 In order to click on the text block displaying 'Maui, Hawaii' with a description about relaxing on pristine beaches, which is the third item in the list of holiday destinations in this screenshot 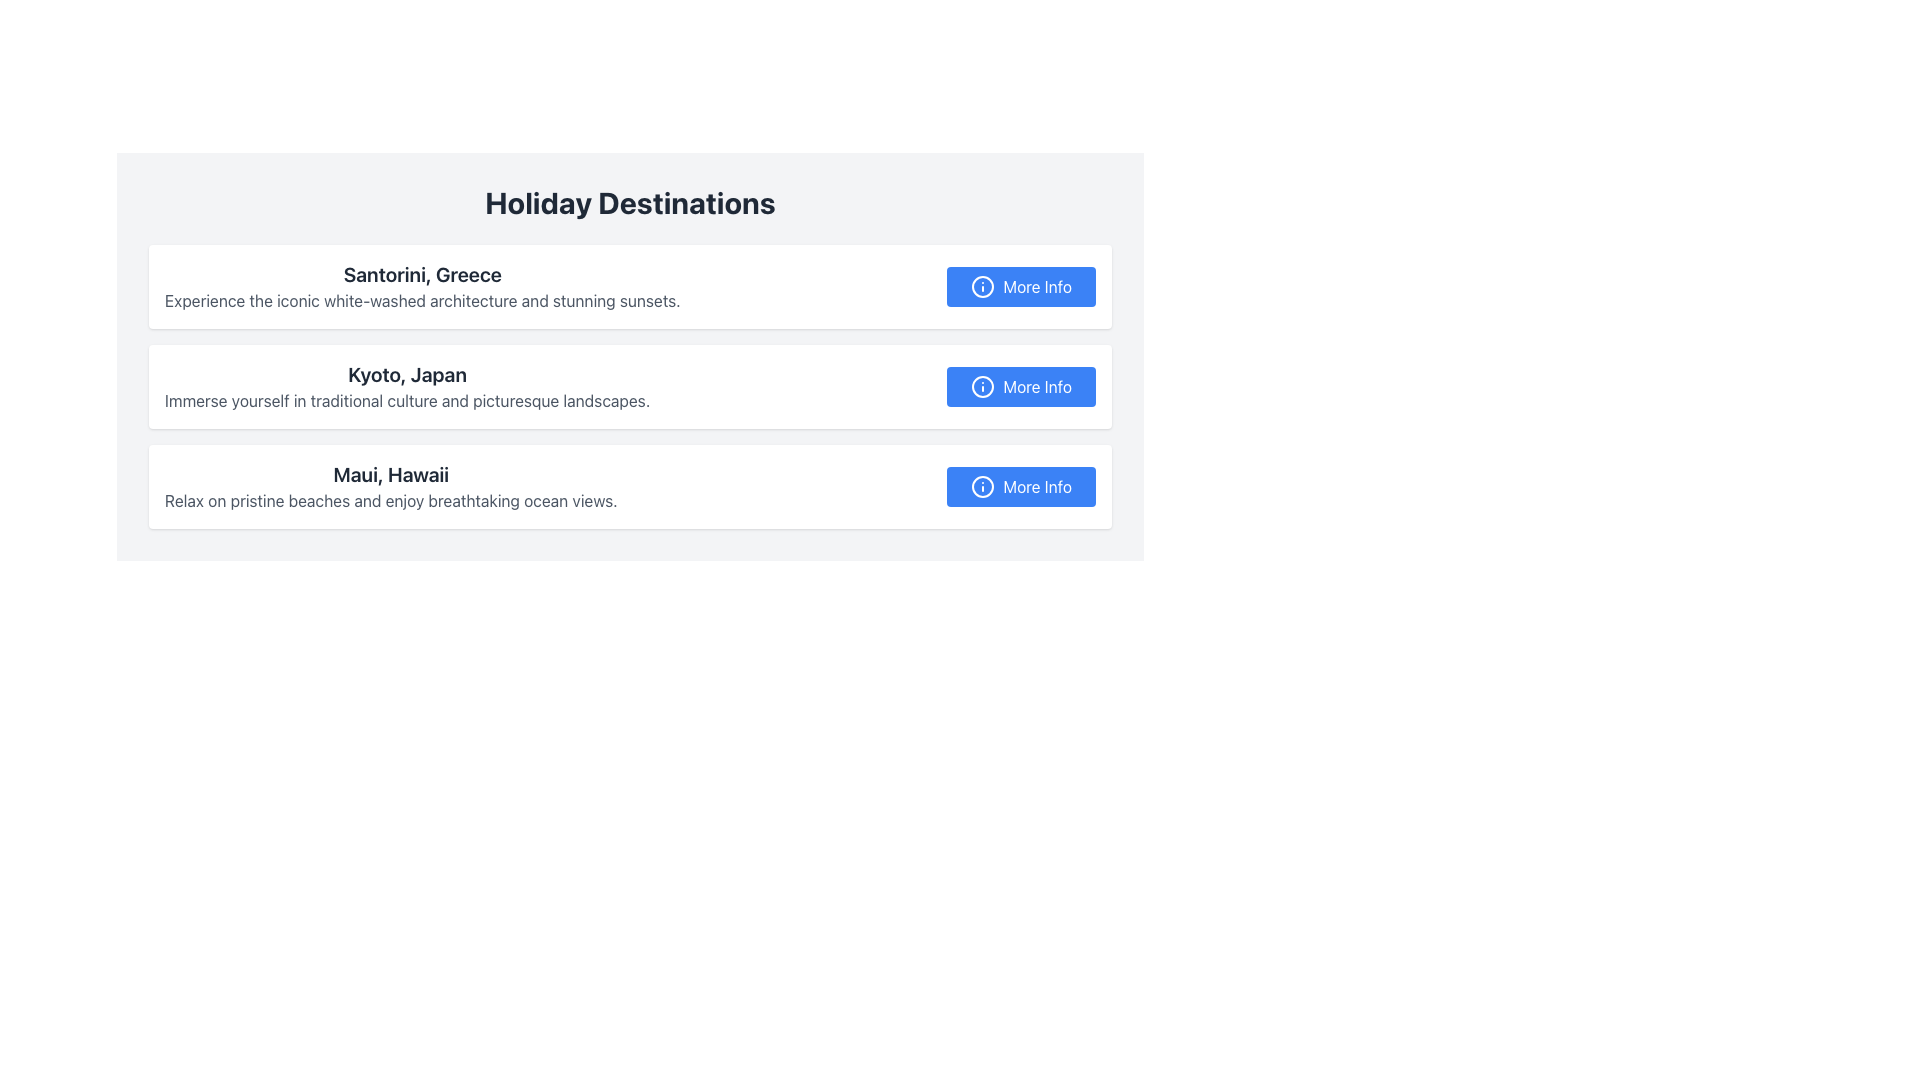, I will do `click(391, 486)`.